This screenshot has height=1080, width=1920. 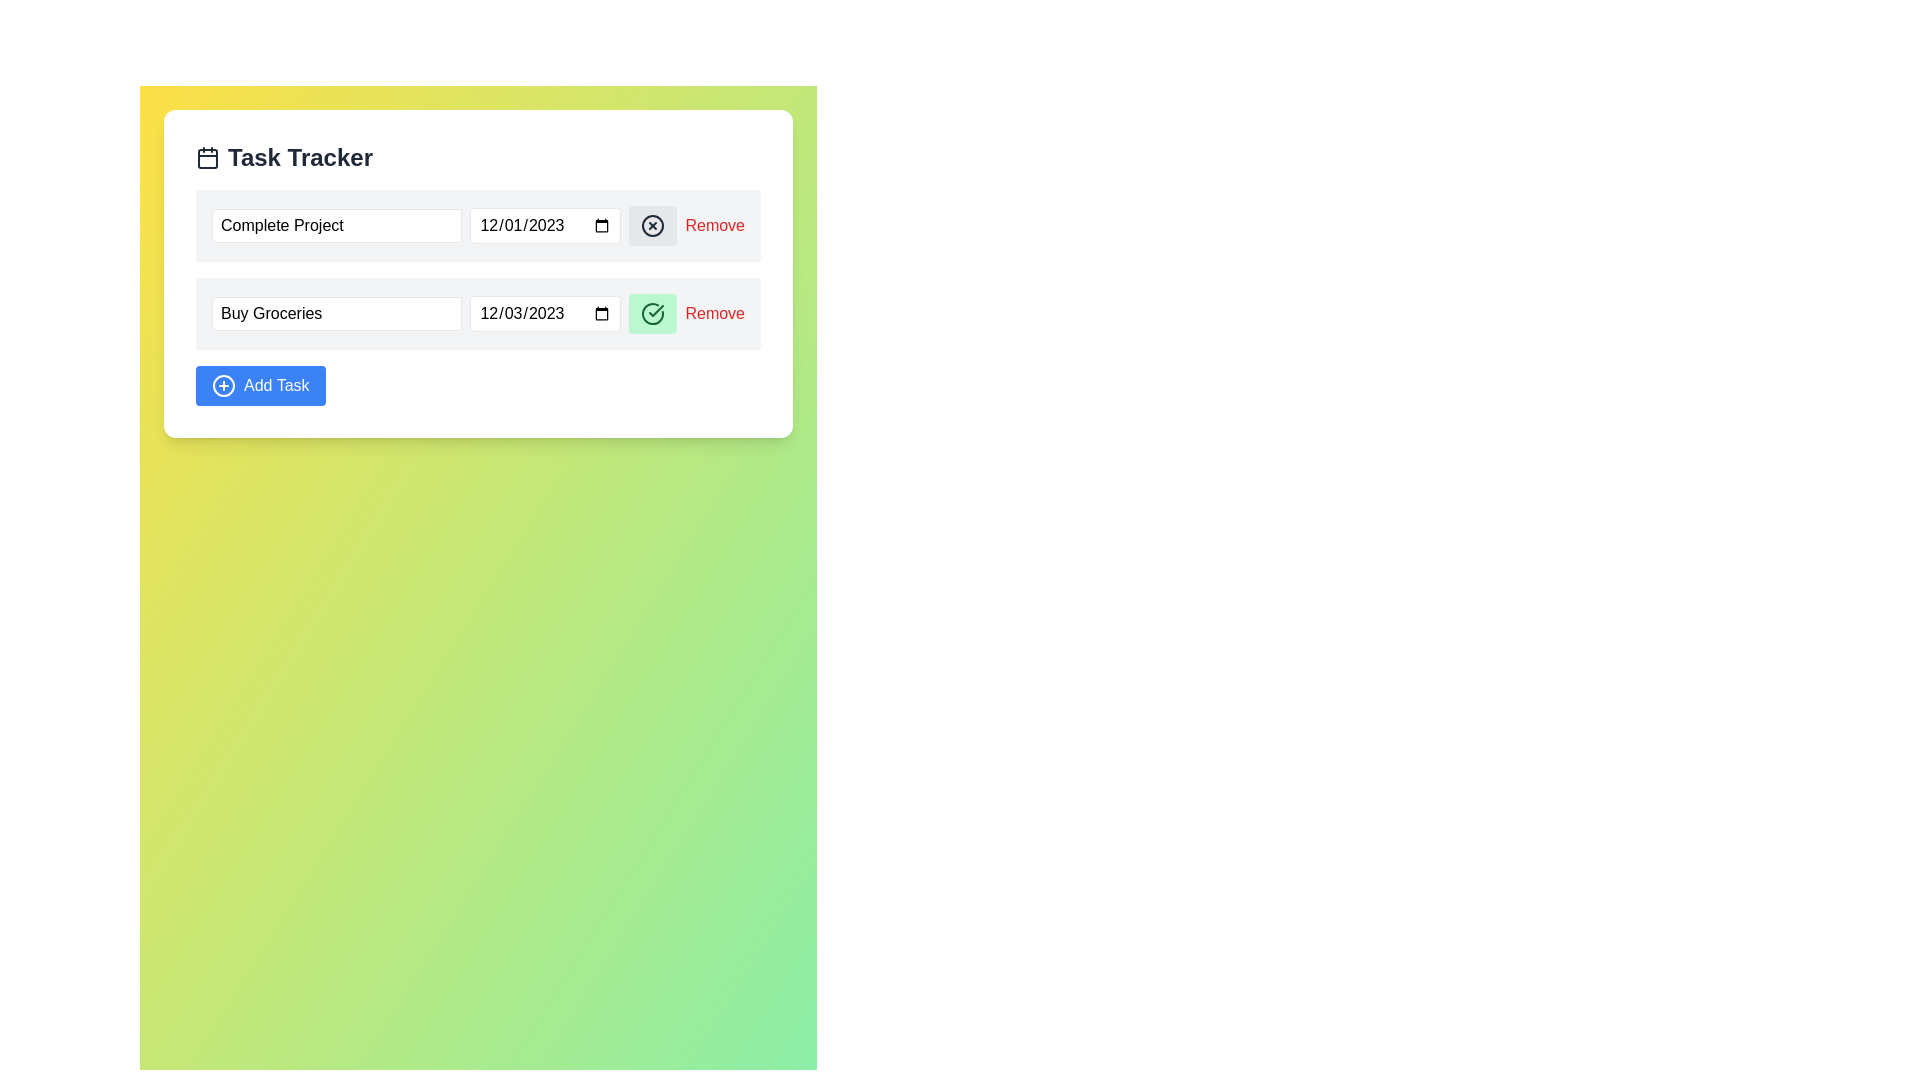 What do you see at coordinates (653, 313) in the screenshot?
I see `the circular checkmark icon with a bold green outline located in the 'Buy Groceries' row` at bounding box center [653, 313].